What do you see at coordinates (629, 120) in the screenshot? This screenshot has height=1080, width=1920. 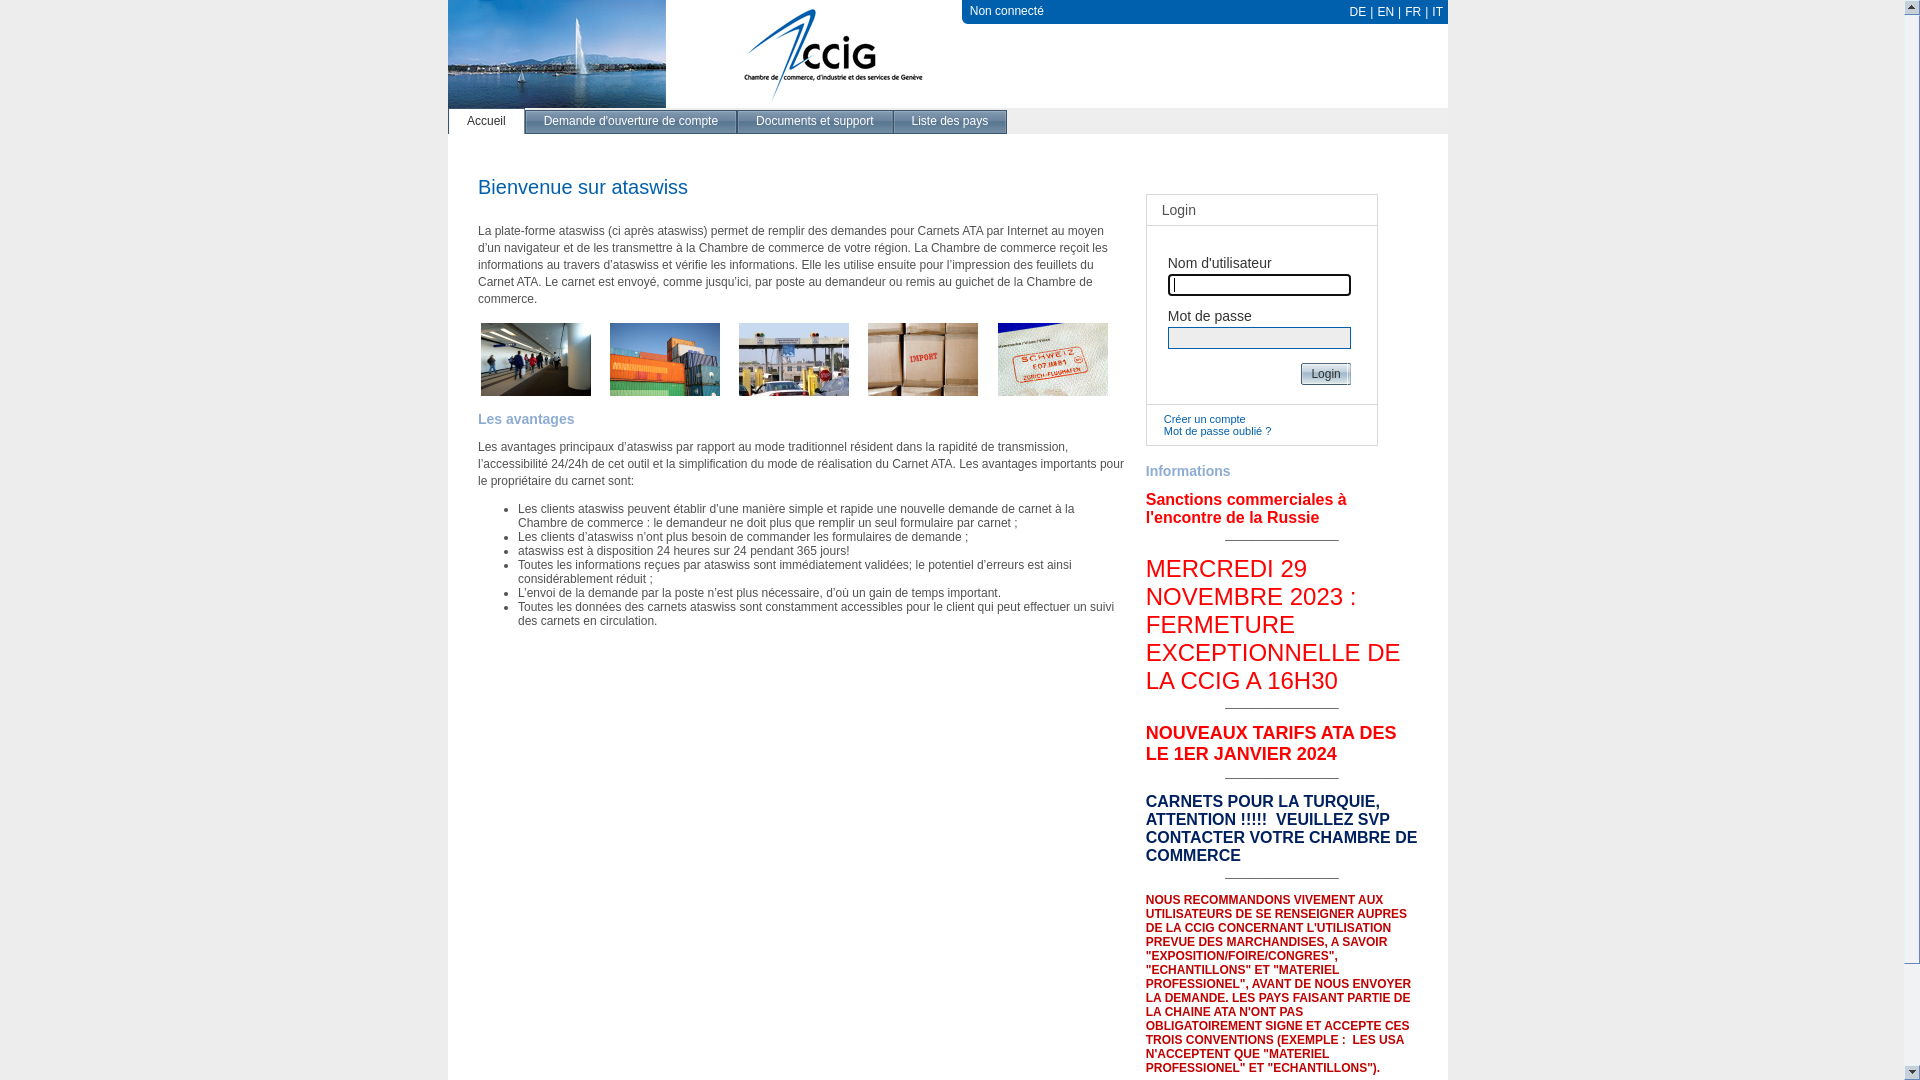 I see `'Demande d'ouverture de compte'` at bounding box center [629, 120].